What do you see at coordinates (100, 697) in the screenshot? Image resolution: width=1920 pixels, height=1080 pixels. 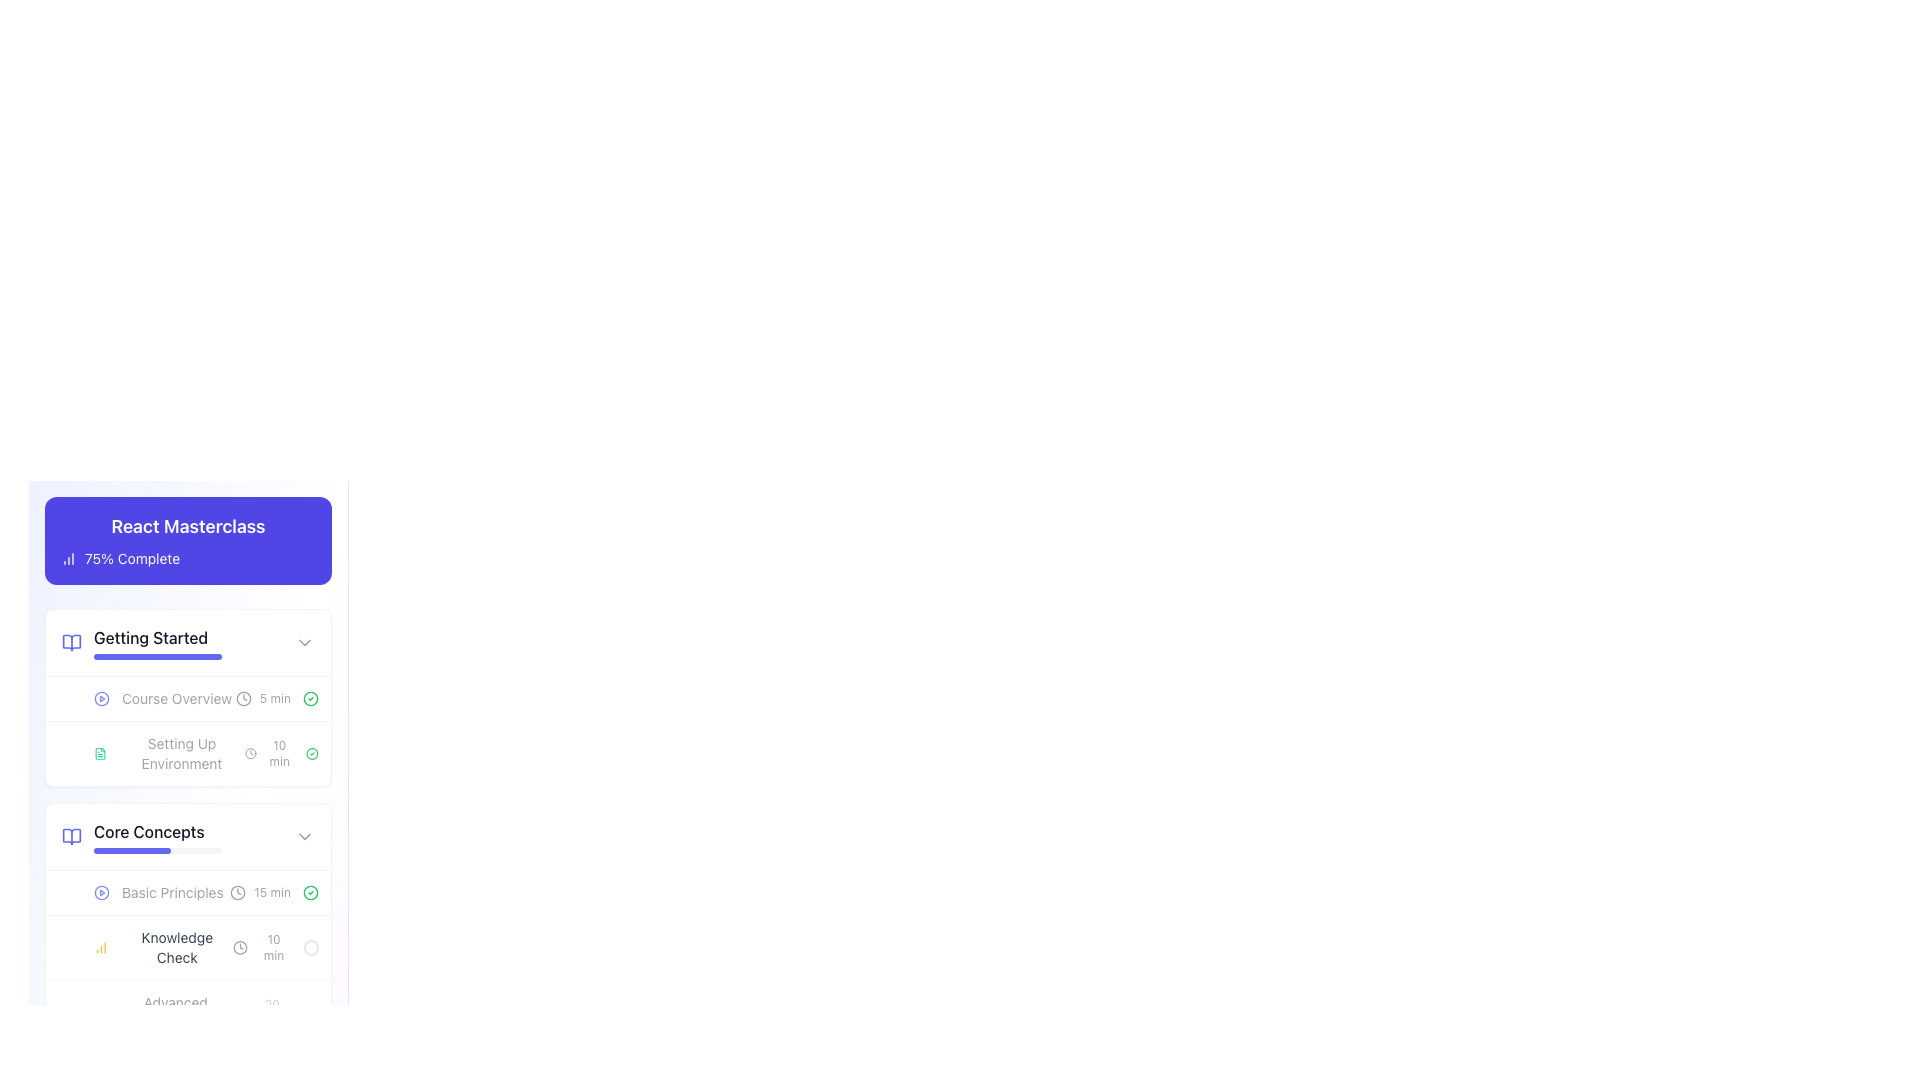 I see `the play icon located to the far left of the 'Course Overview' text, which indicates the ability to initiate a video or audio resource` at bounding box center [100, 697].